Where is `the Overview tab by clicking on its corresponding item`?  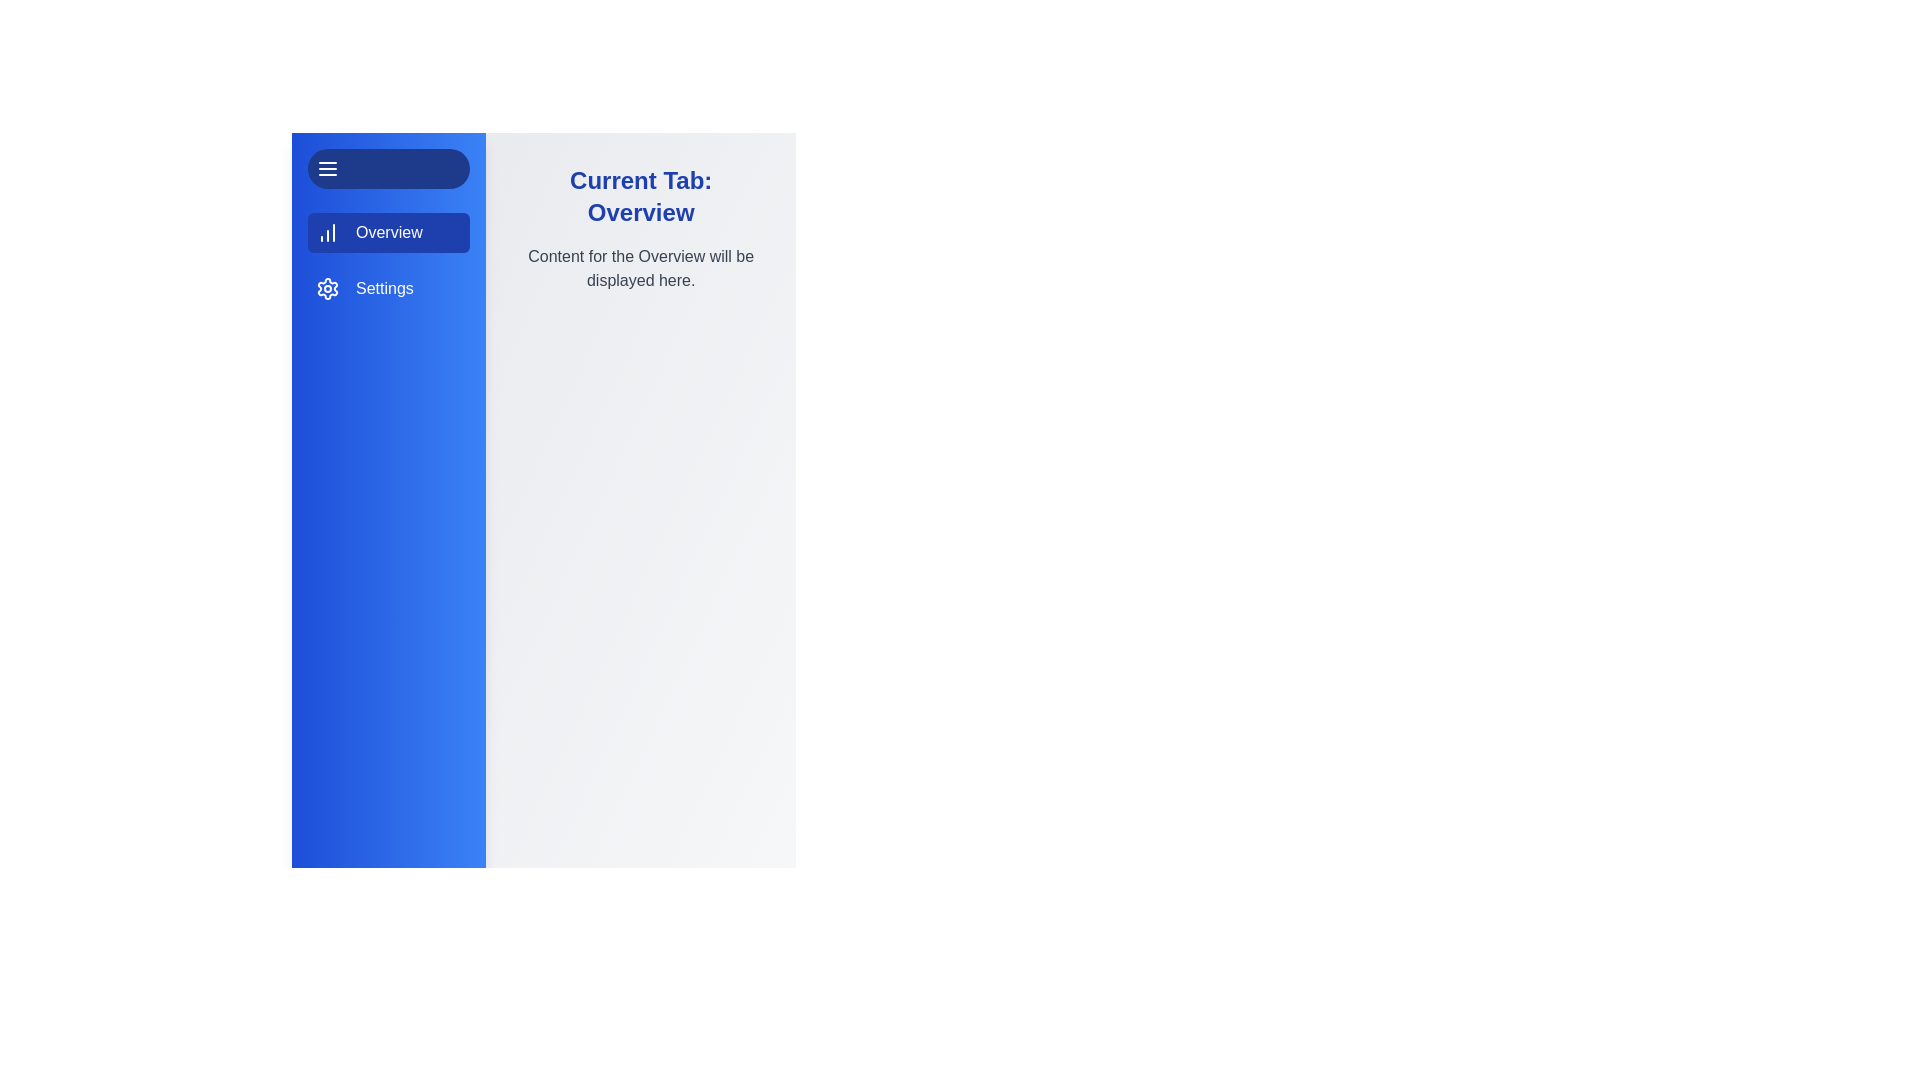
the Overview tab by clicking on its corresponding item is located at coordinates (389, 231).